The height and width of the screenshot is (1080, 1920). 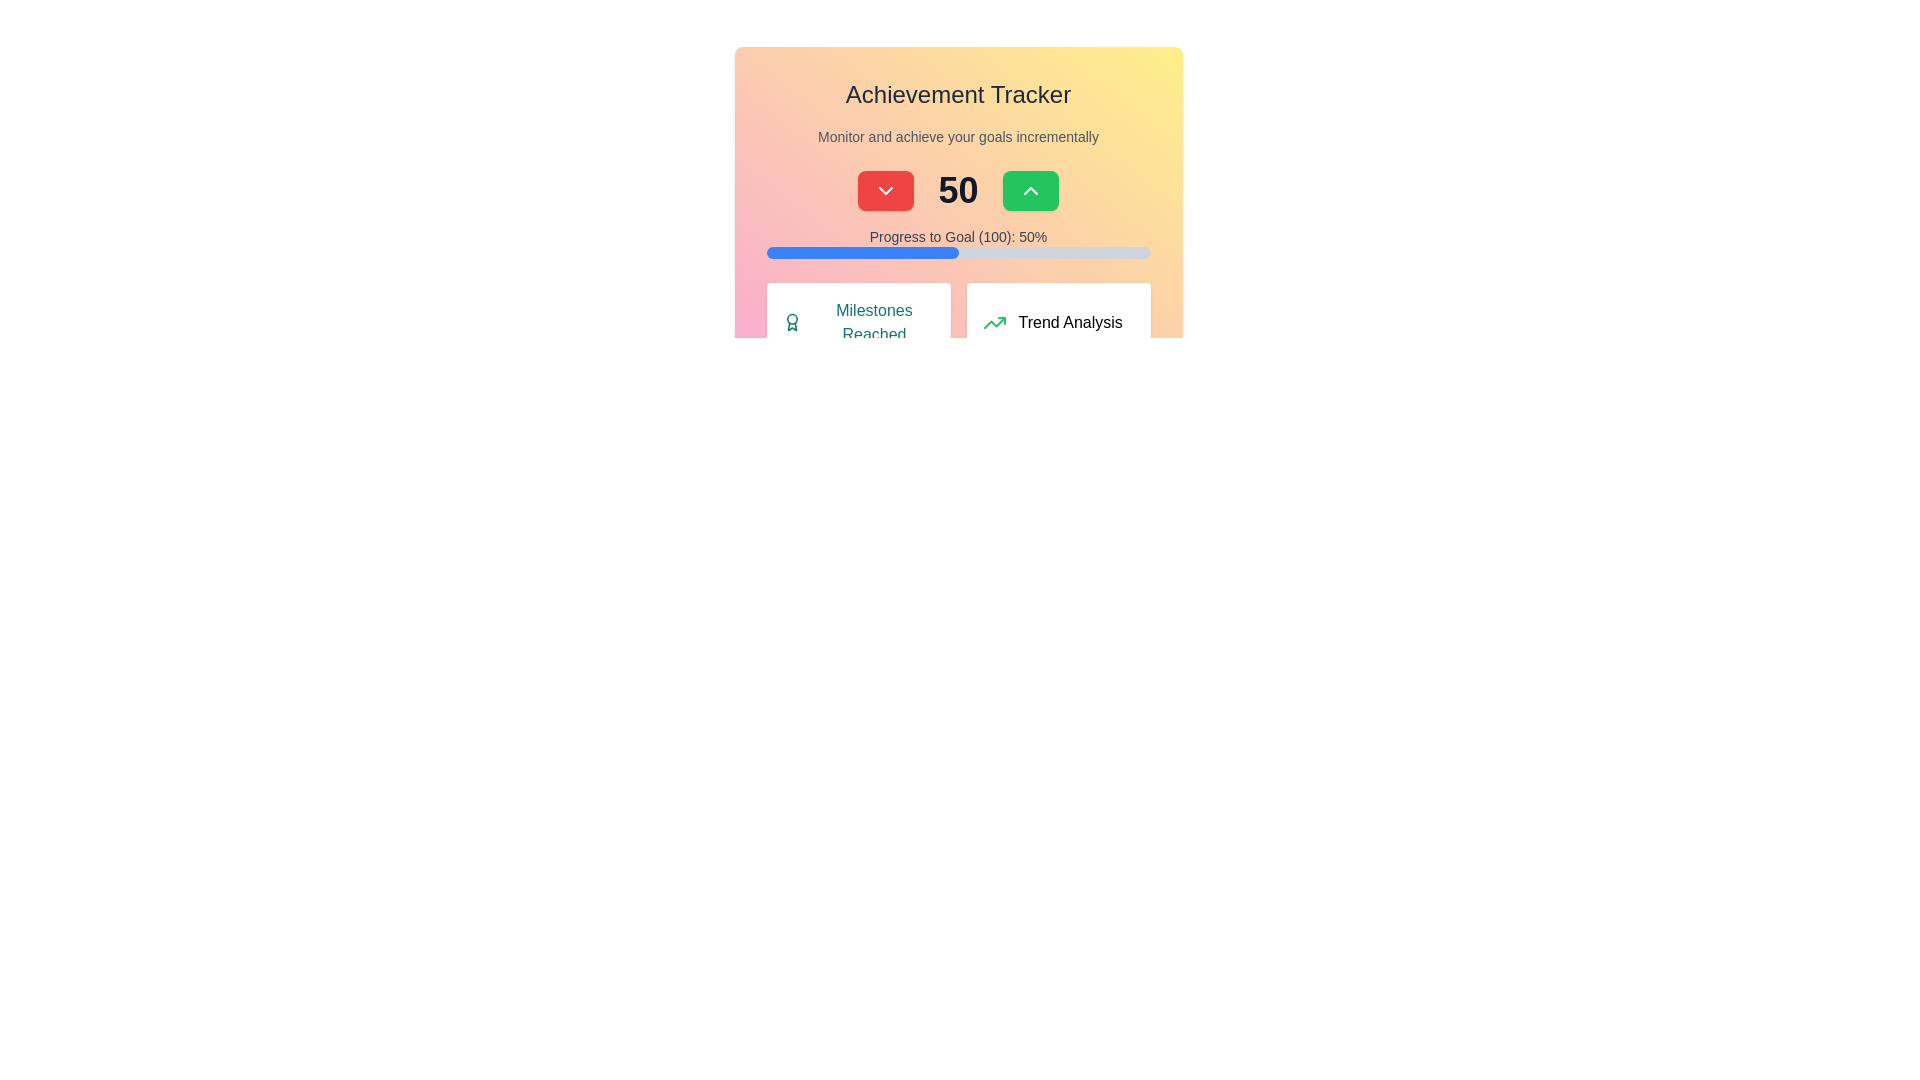 What do you see at coordinates (994, 322) in the screenshot?
I see `the 'Trend Analysis' icon, which is located on the right-hand side of the lower section of the interface, next to its associated text label` at bounding box center [994, 322].